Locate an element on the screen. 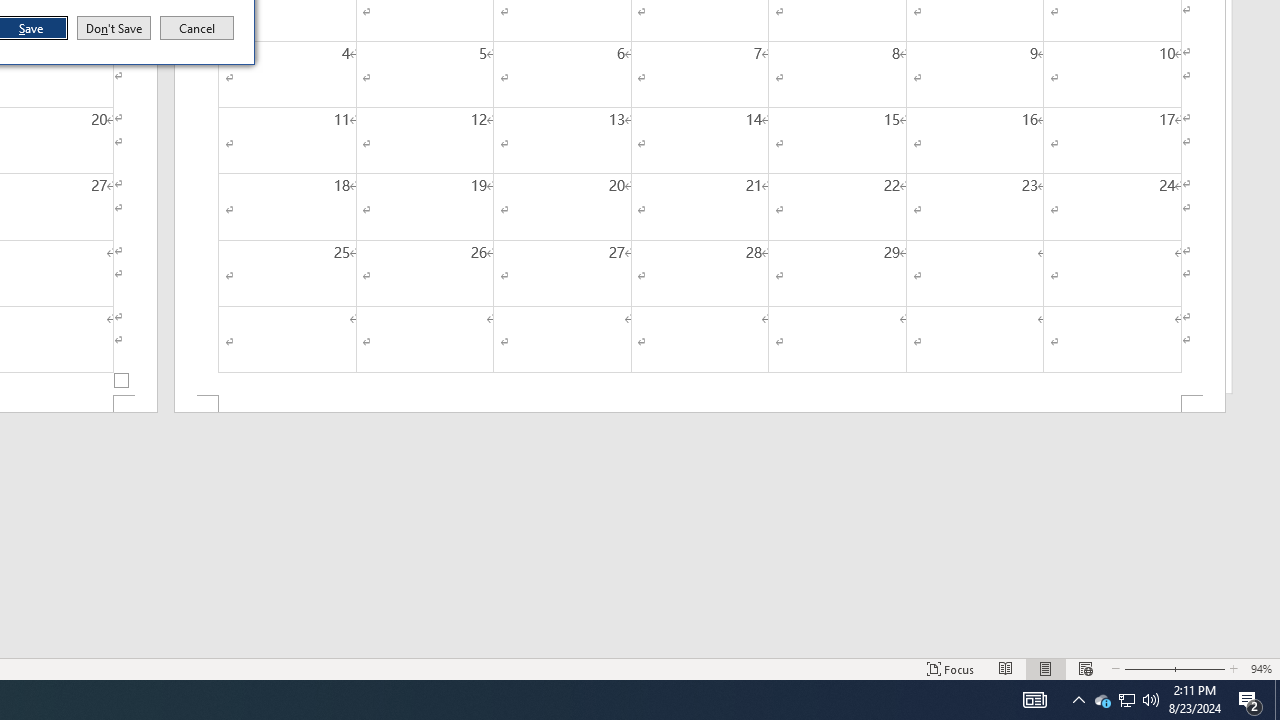 The width and height of the screenshot is (1280, 720). 'Don' is located at coordinates (112, 28).